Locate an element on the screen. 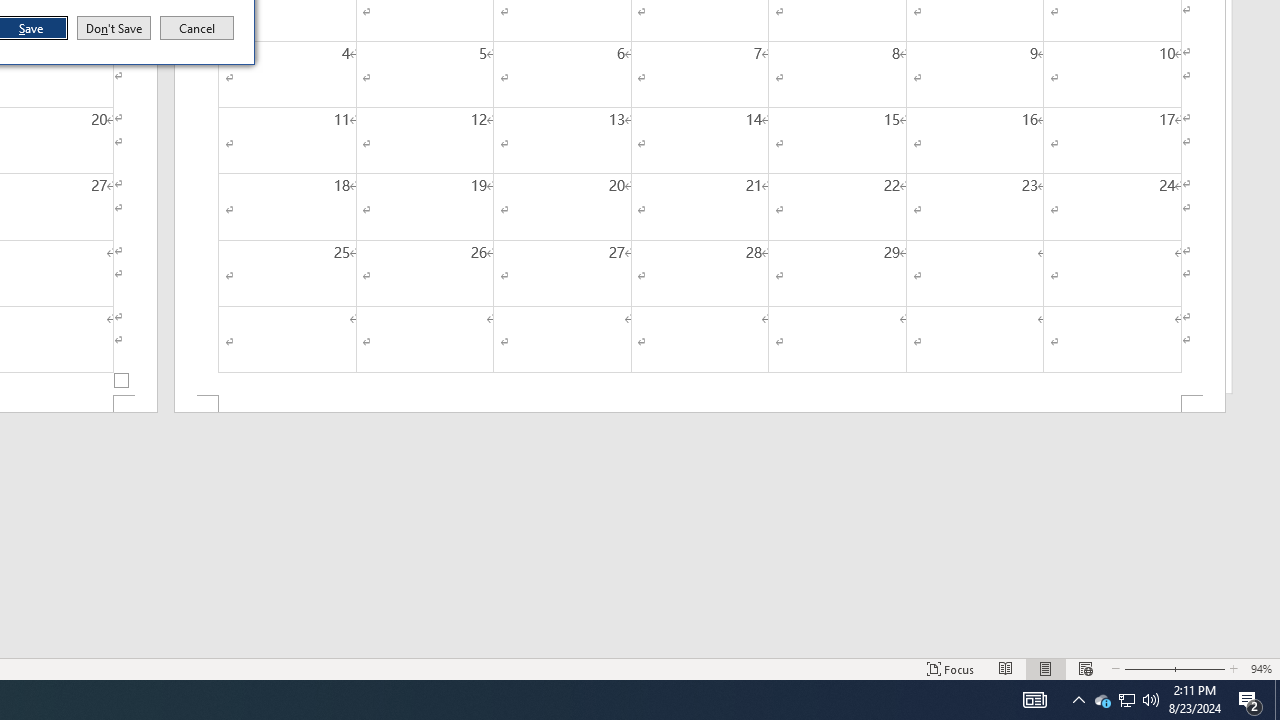 The width and height of the screenshot is (1280, 720). 'Don' is located at coordinates (112, 28).